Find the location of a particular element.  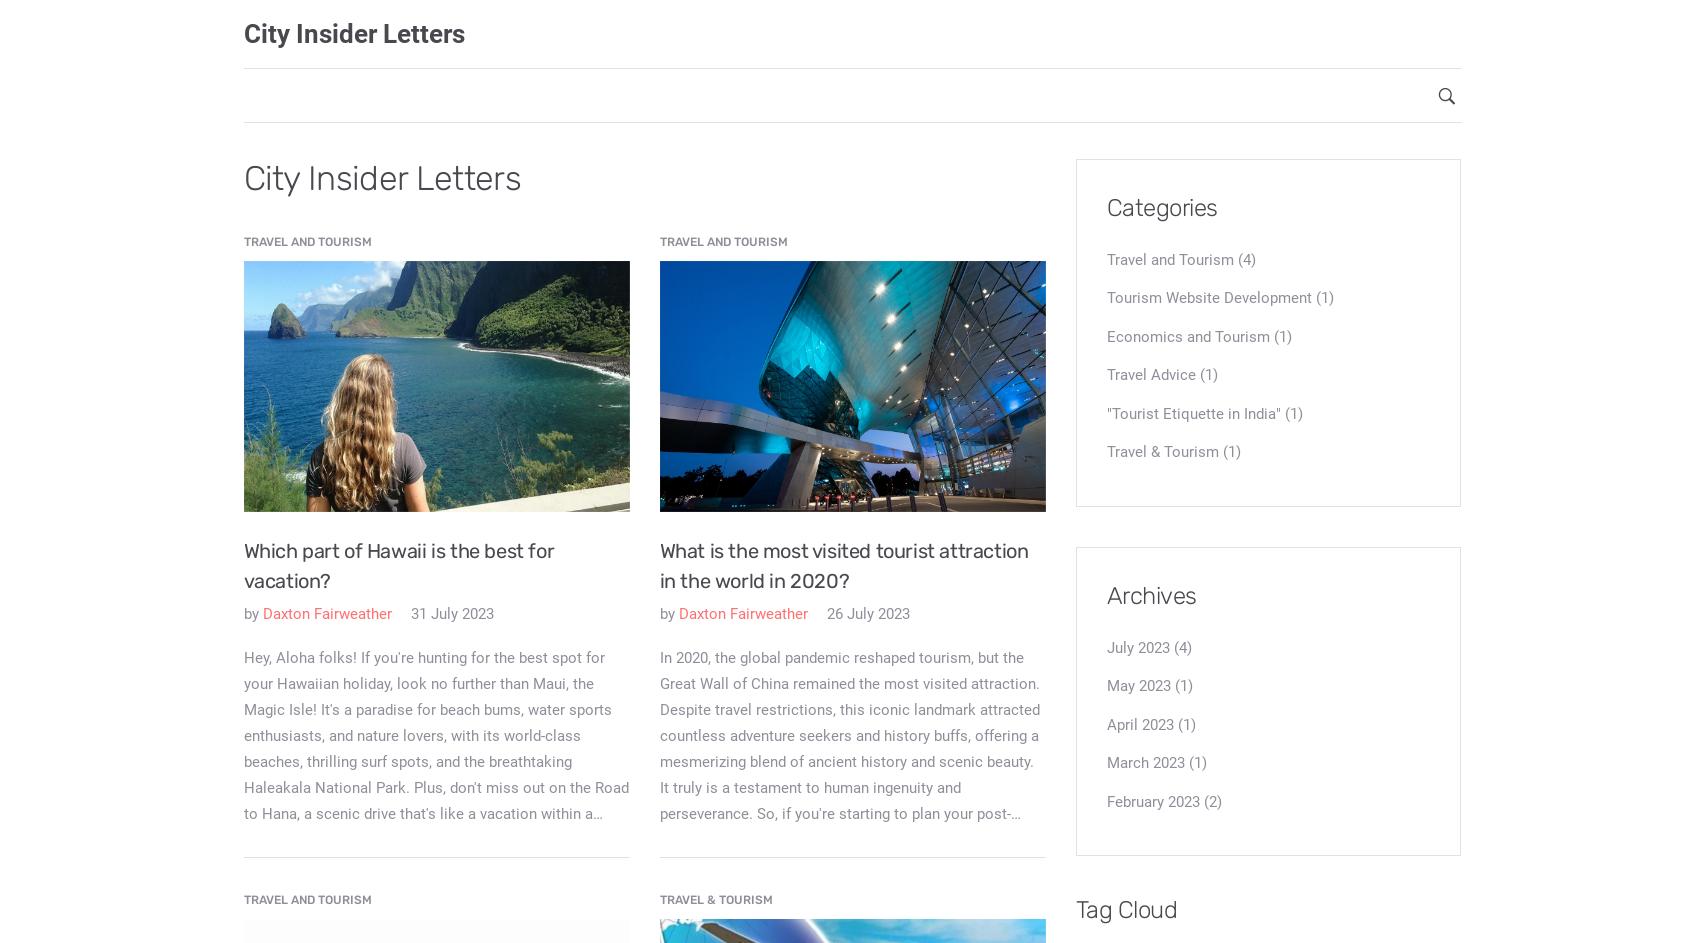

'In 2020, the global pandemic reshaped tourism, but the Great Wall of China remained the most visited attraction. Despite travel restrictions, this iconic landmark attracted countless adventure seekers and history buffs, offering a mesmerizing blend of ancient history and scenic beauty. It truly is a testament to human ingenuity and perseverance. So, if you're starting to plan your post-pandemic travels, the Great Wall should definitely be on your list. After all, there's a reason it's the most popular tourist destination in the world.' is located at coordinates (848, 774).